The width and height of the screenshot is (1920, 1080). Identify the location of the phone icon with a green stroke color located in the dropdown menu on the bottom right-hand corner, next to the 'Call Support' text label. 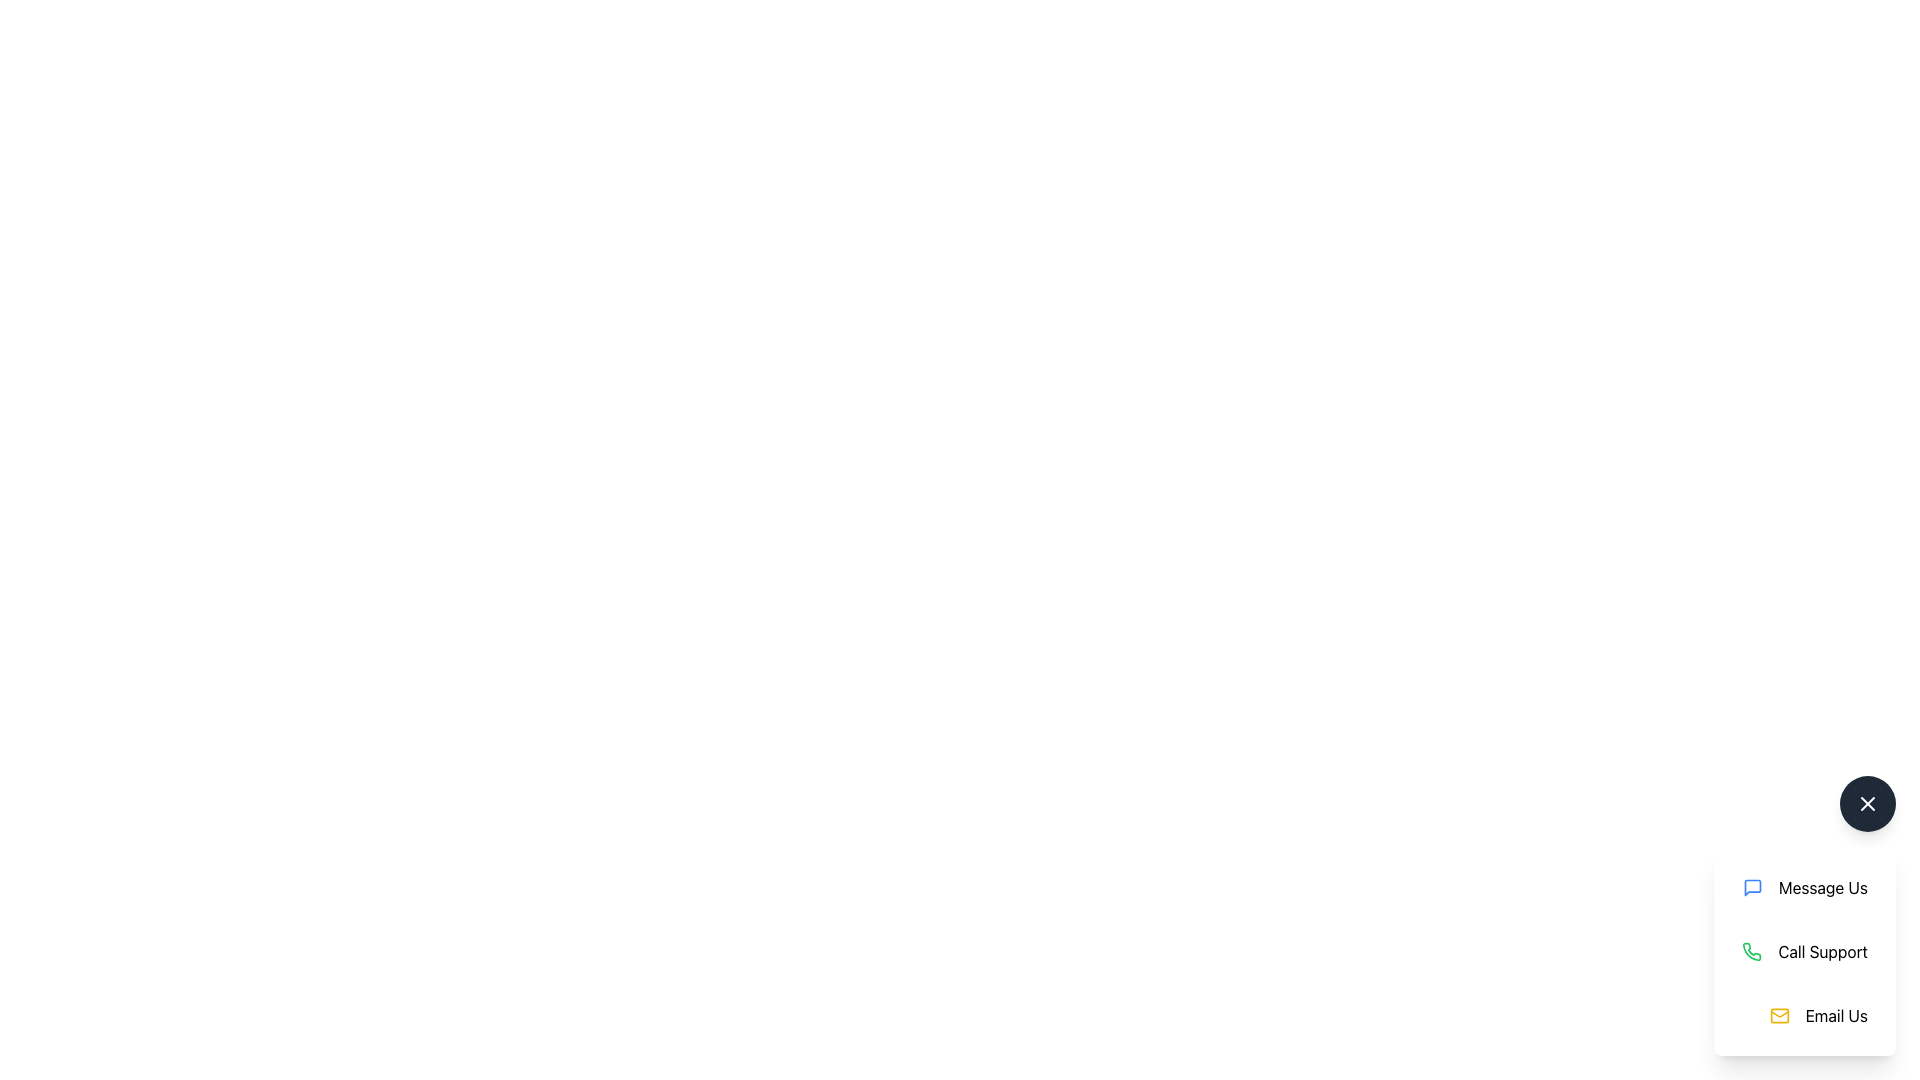
(1751, 951).